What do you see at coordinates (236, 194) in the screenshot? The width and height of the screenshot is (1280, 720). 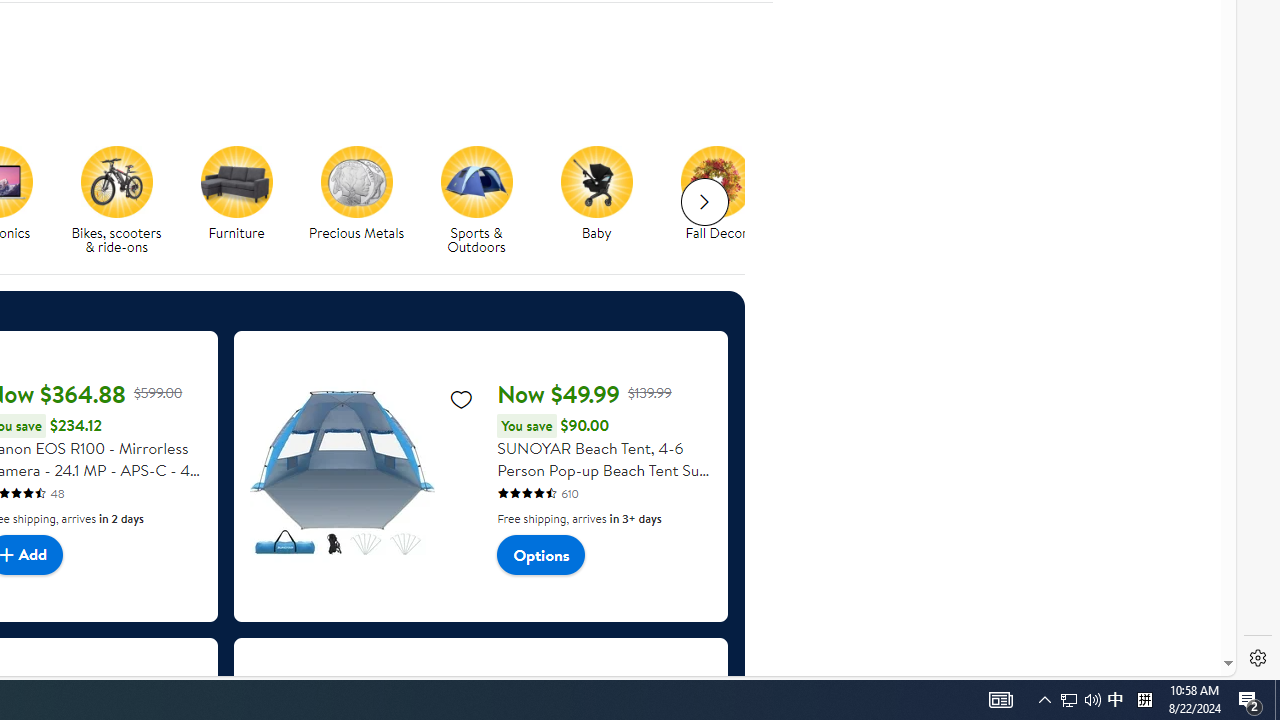 I see `'Furniture Furniture'` at bounding box center [236, 194].